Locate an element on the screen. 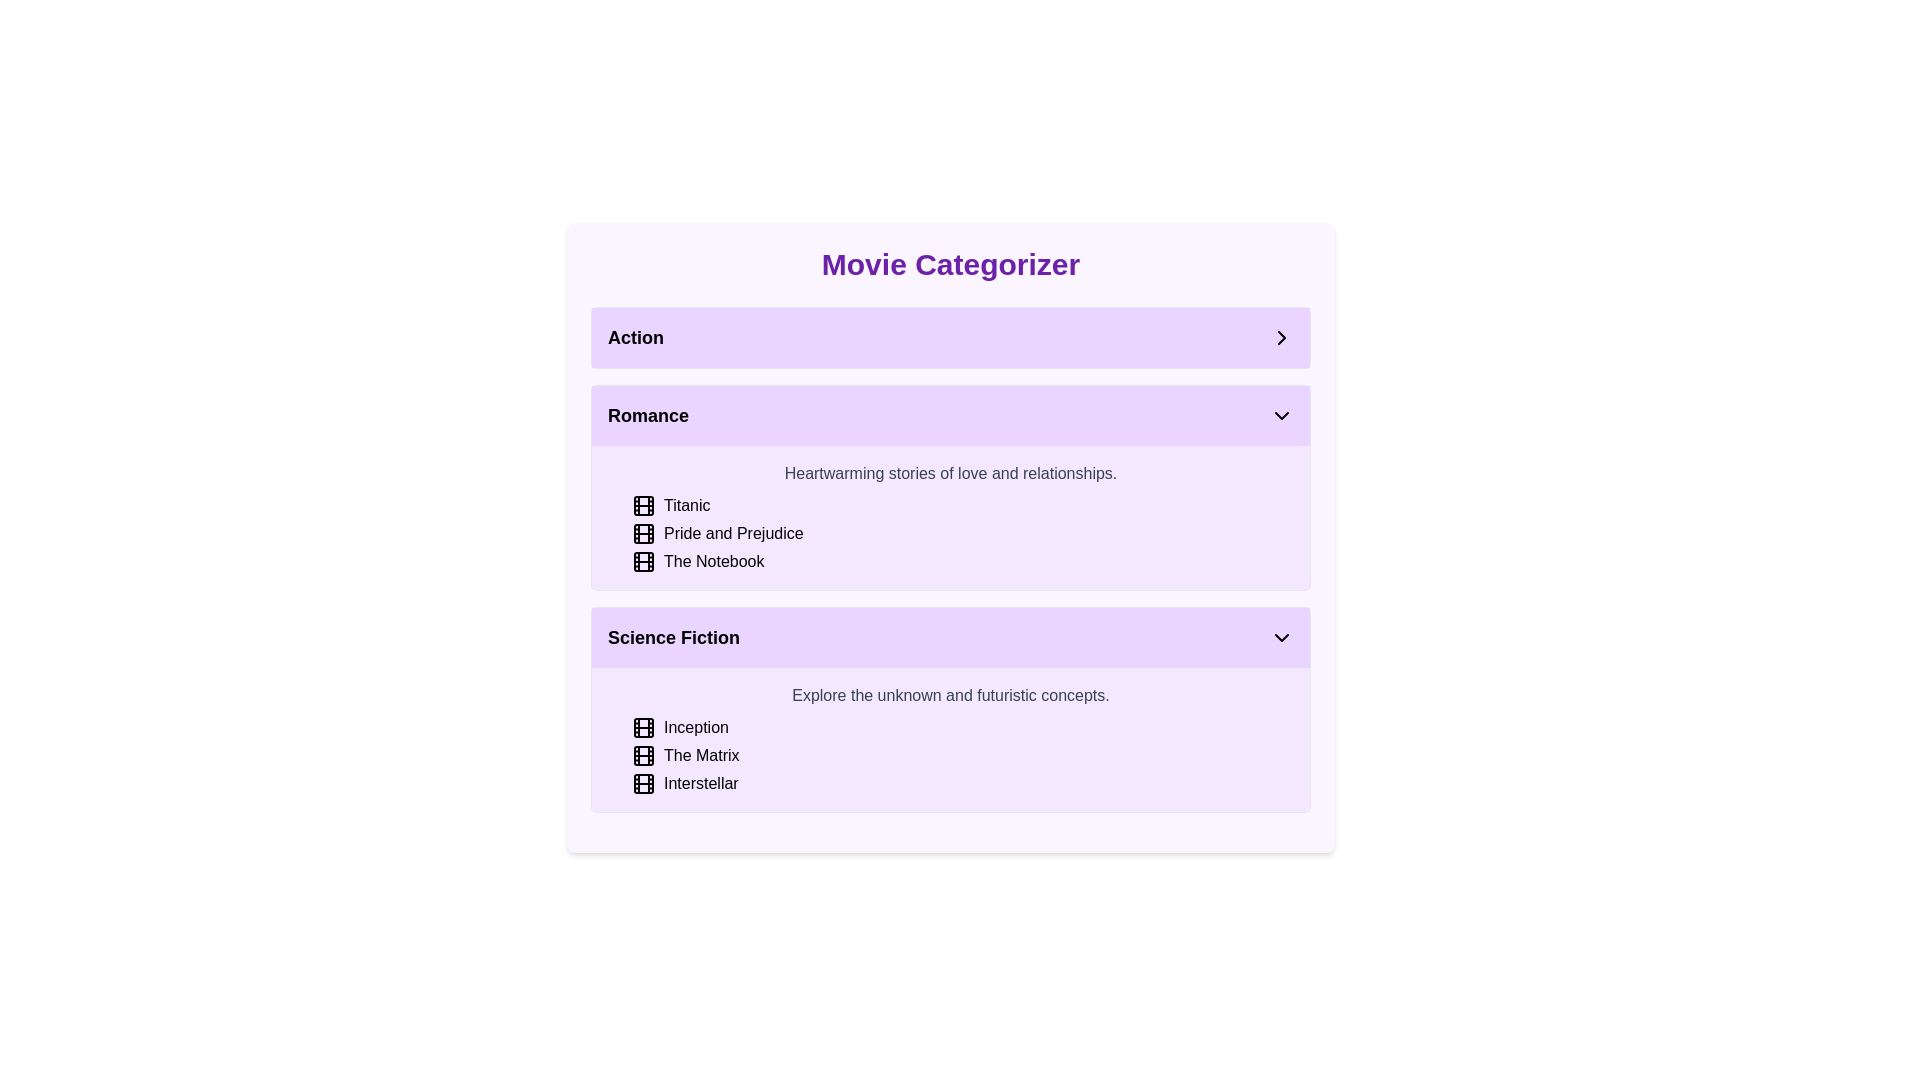 This screenshot has height=1080, width=1920. the static text label summarizing the 'Romance' section, which is positioned above the list items 'Titanic,' 'Pride and Prejudice,' and 'The Notebook.' is located at coordinates (949, 474).